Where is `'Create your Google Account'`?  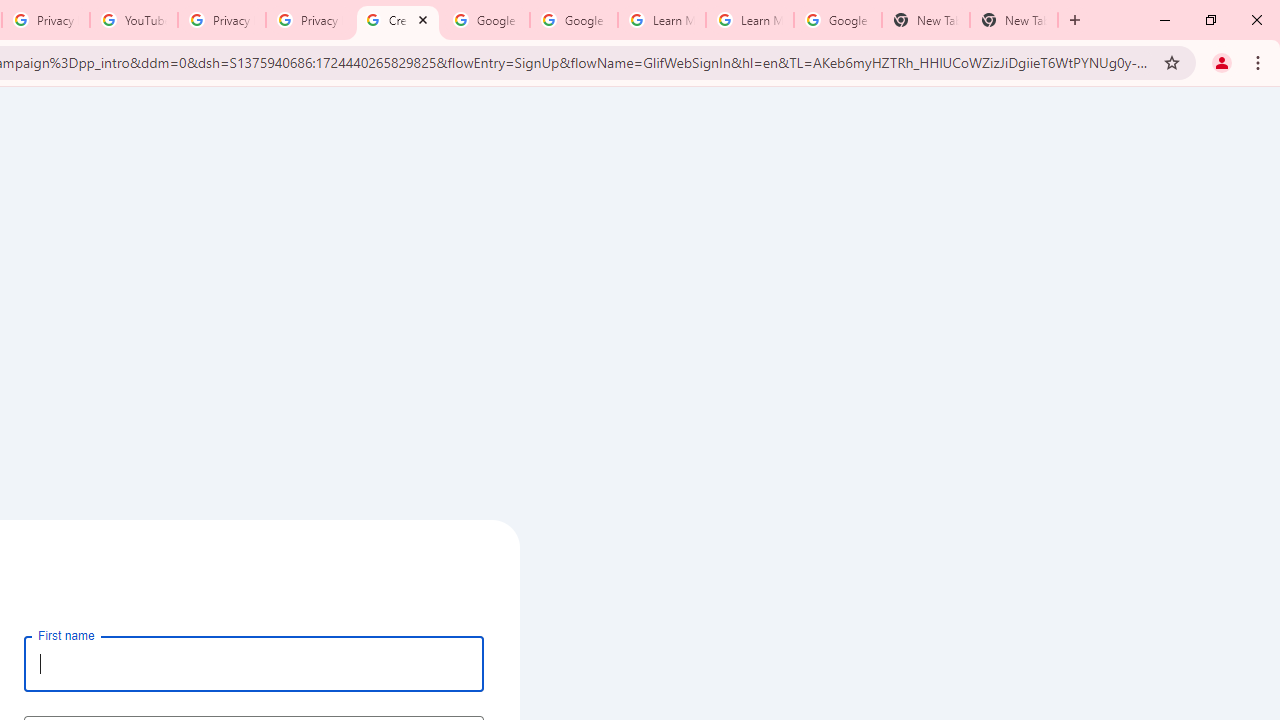 'Create your Google Account' is located at coordinates (398, 20).